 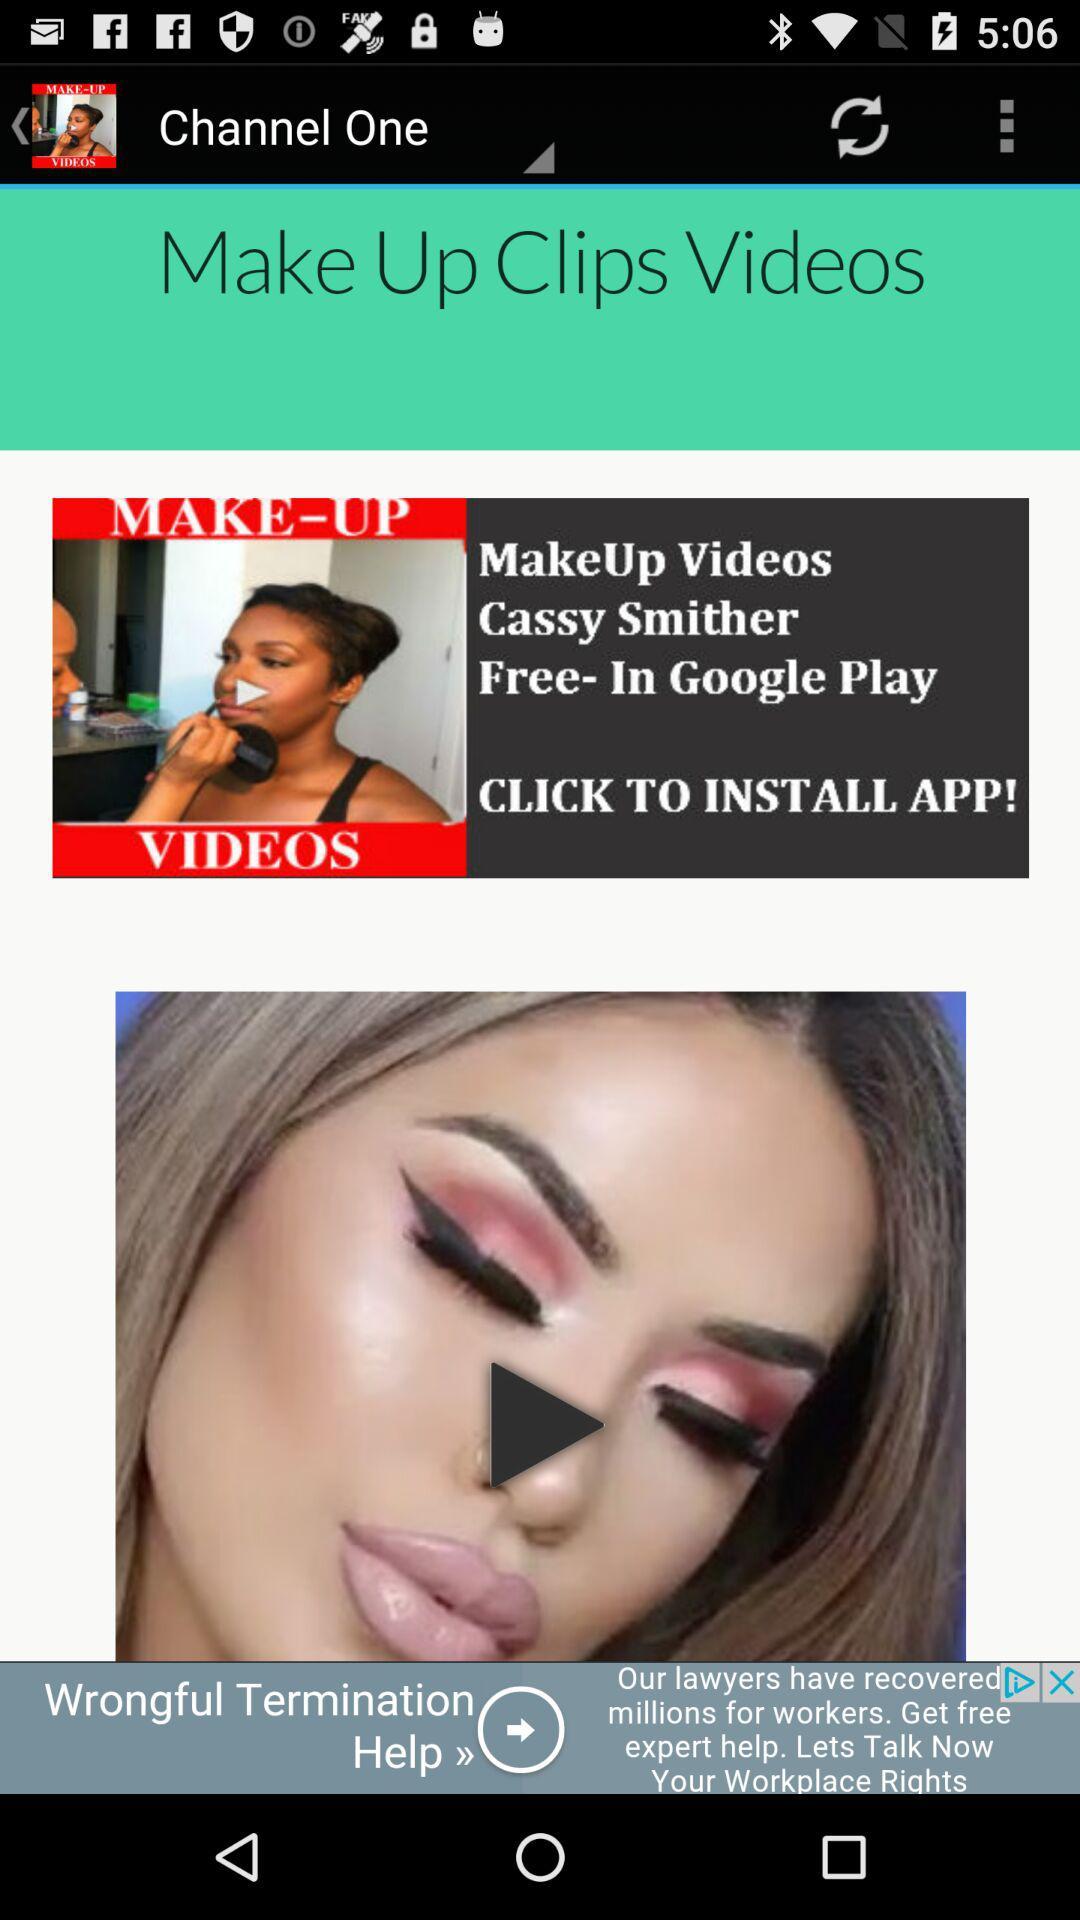 What do you see at coordinates (540, 1727) in the screenshot?
I see `open advertisement` at bounding box center [540, 1727].